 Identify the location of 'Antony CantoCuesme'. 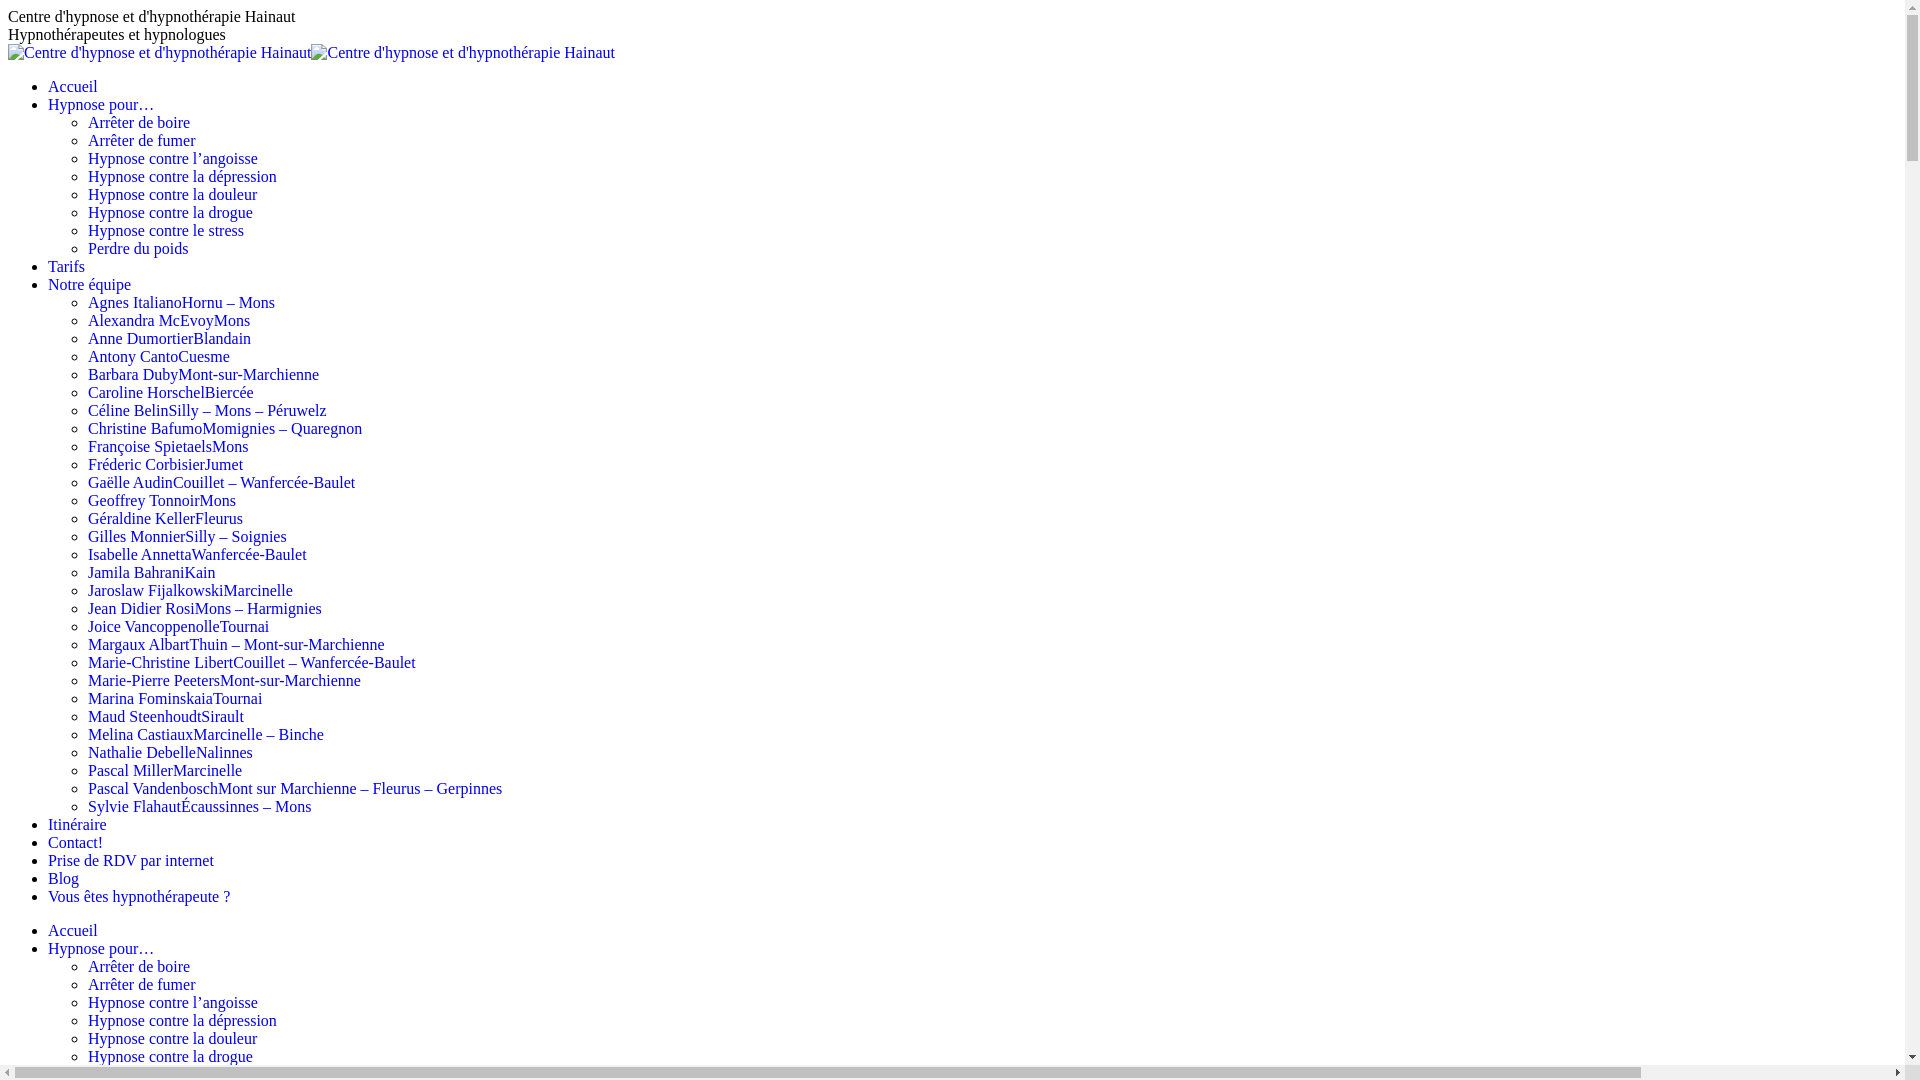
(157, 355).